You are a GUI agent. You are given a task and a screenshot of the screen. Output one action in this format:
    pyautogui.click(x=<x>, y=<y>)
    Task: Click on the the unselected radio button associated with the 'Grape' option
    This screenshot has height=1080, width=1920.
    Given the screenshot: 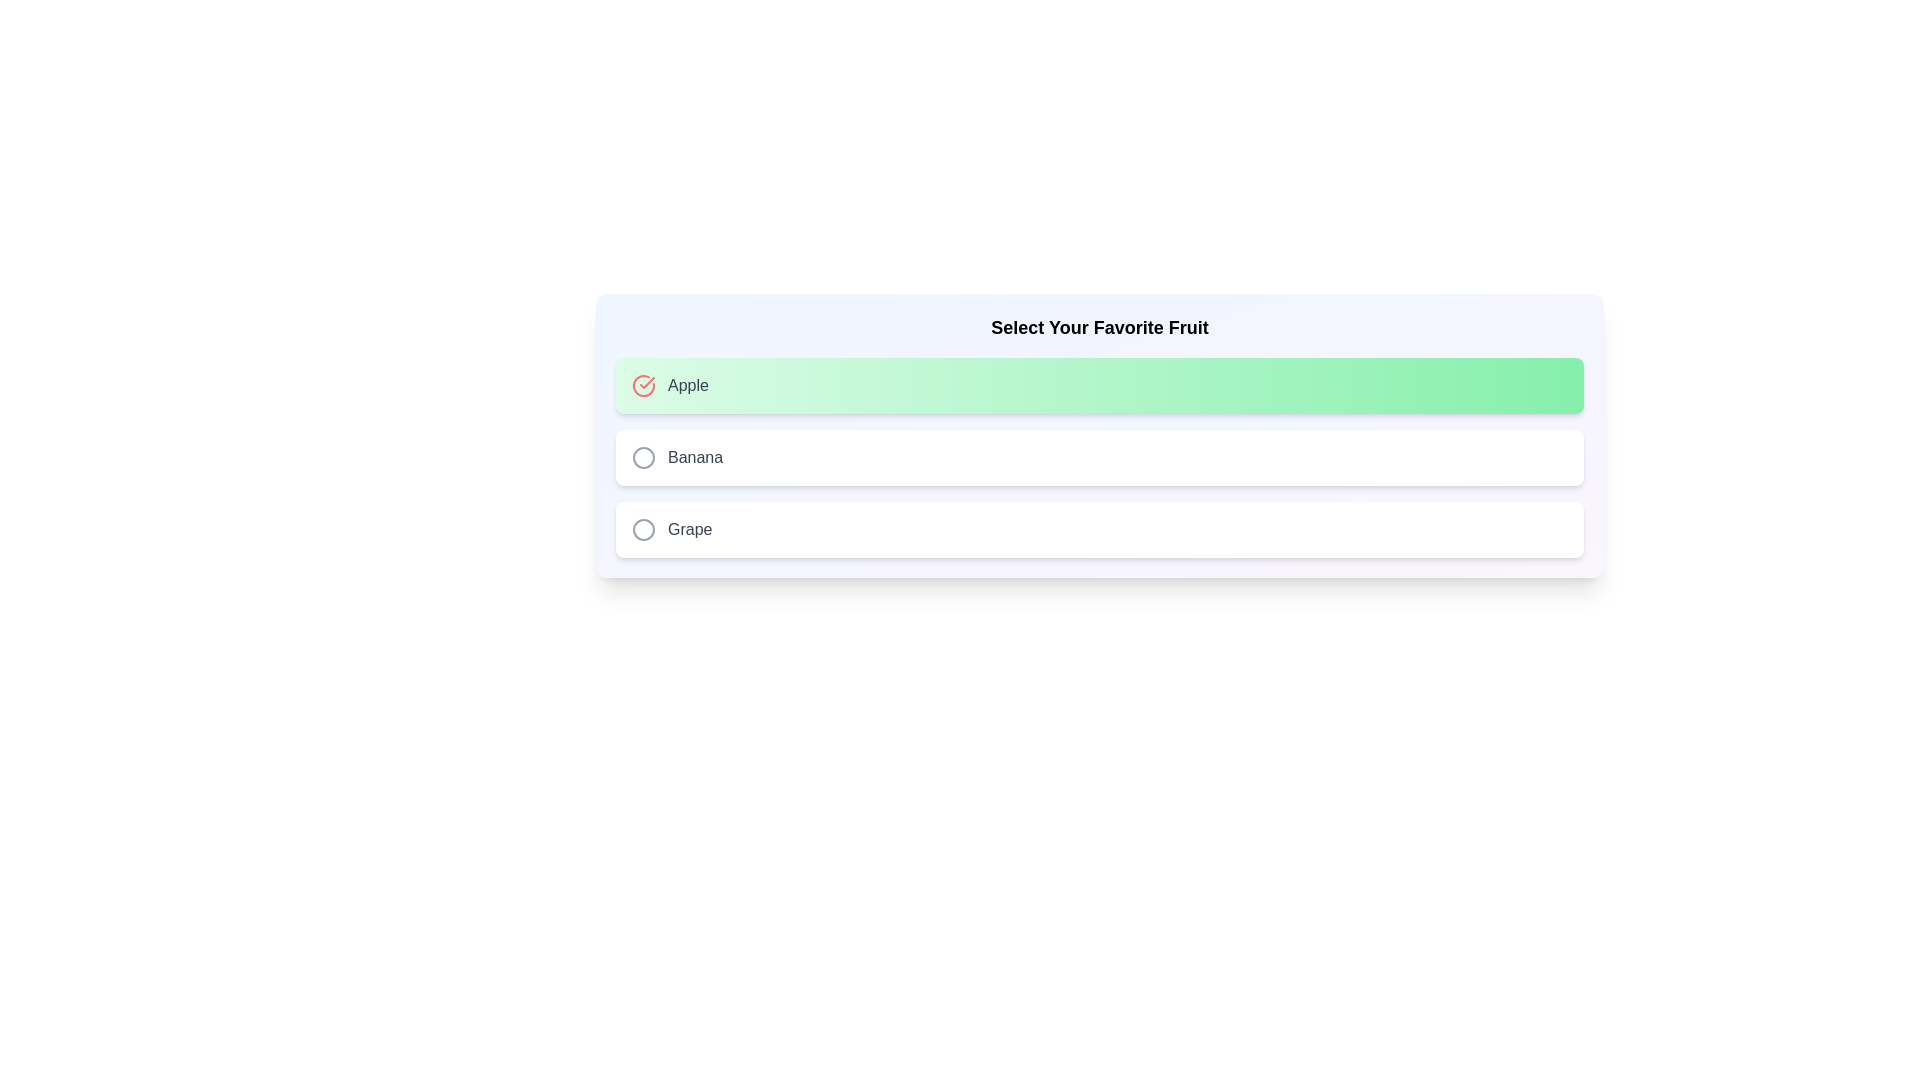 What is the action you would take?
    pyautogui.click(x=643, y=528)
    